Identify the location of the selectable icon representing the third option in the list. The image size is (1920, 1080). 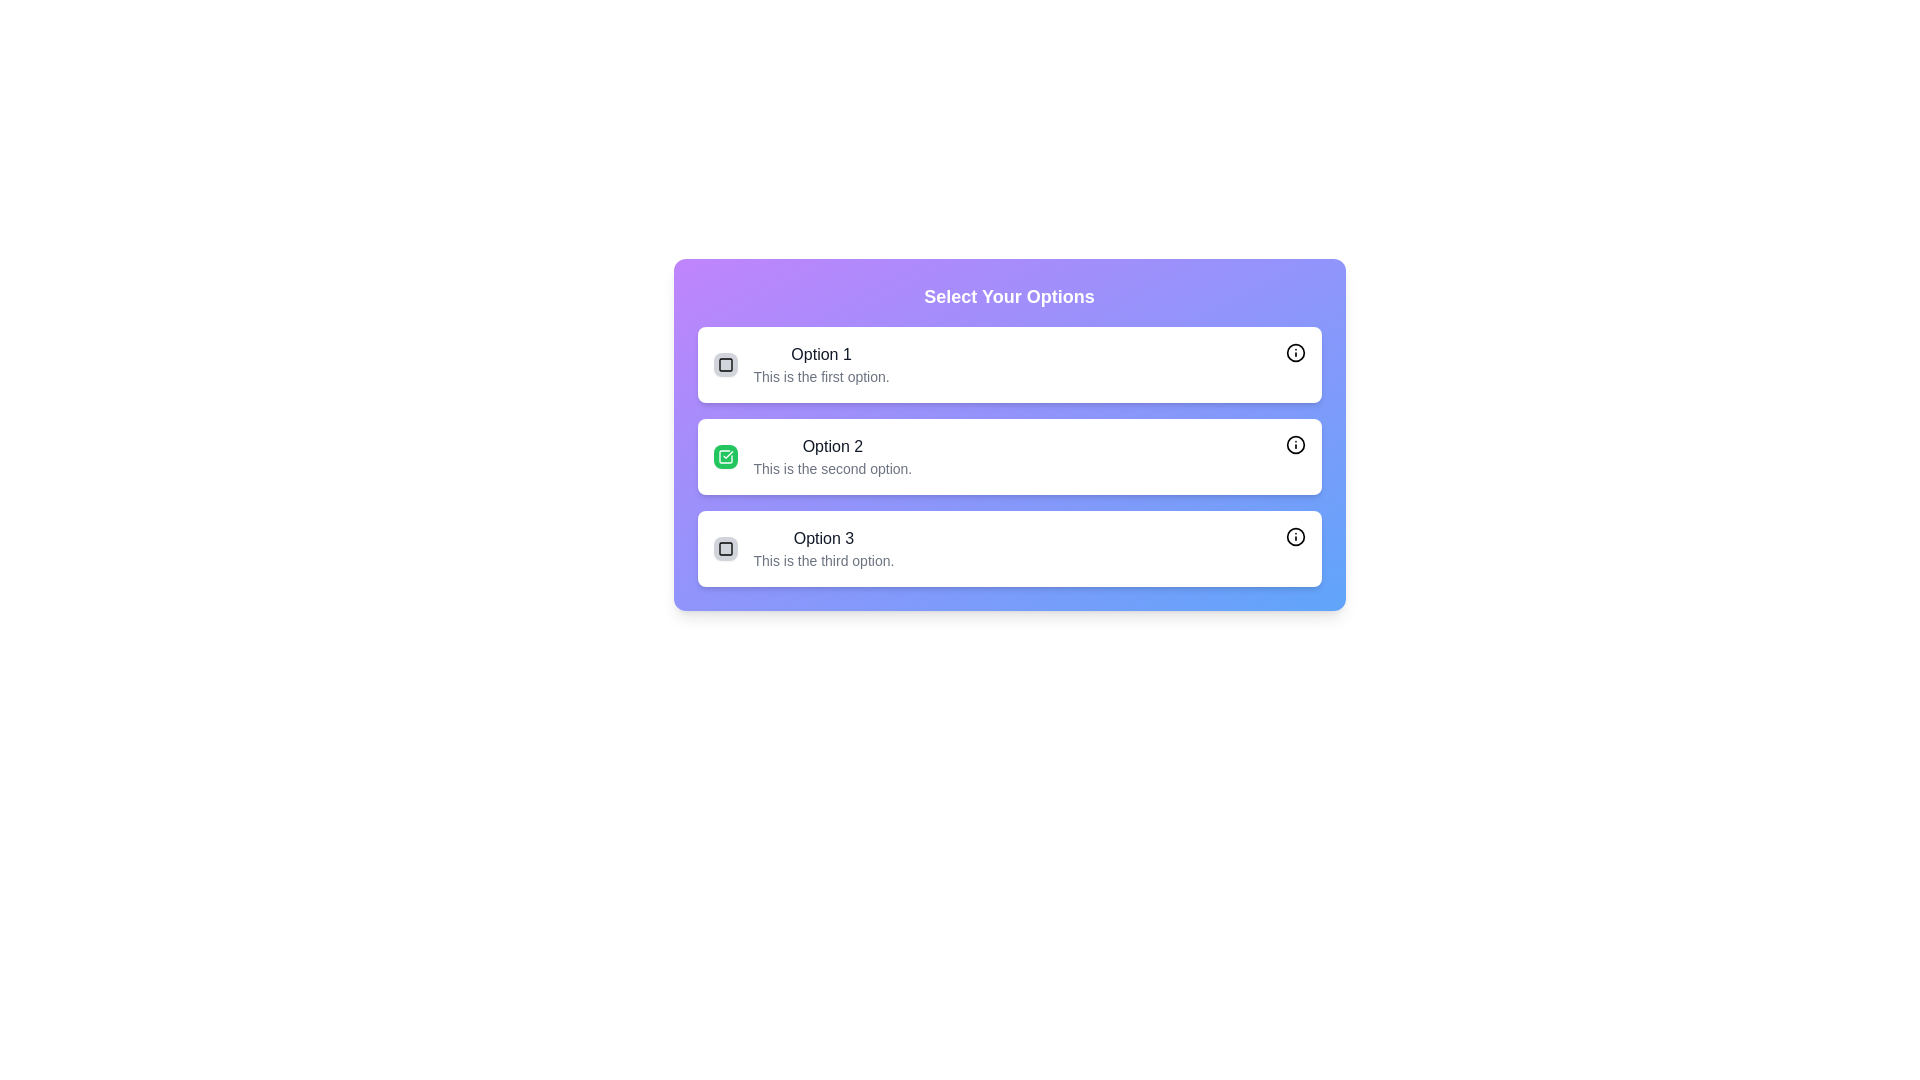
(724, 548).